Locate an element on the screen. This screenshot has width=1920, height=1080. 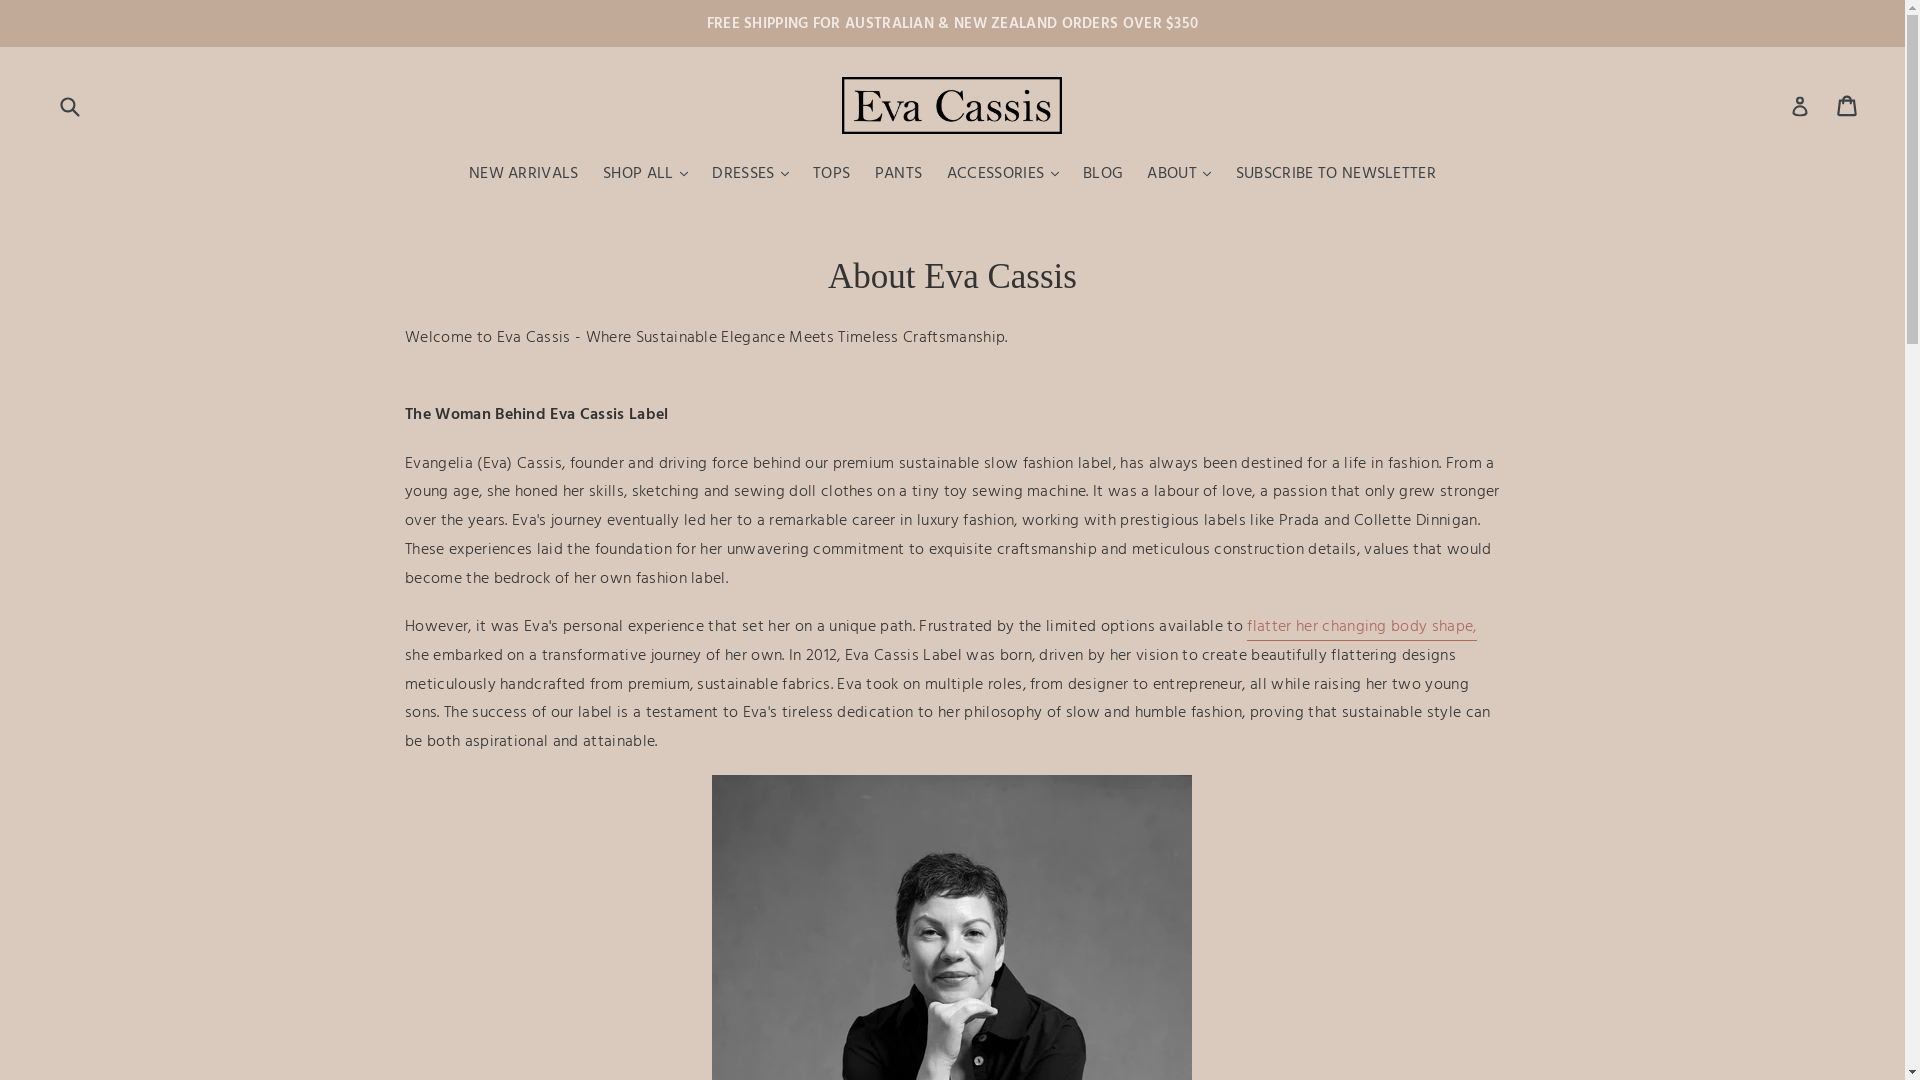
'flatter her changing body shape,' is located at coordinates (1360, 626).